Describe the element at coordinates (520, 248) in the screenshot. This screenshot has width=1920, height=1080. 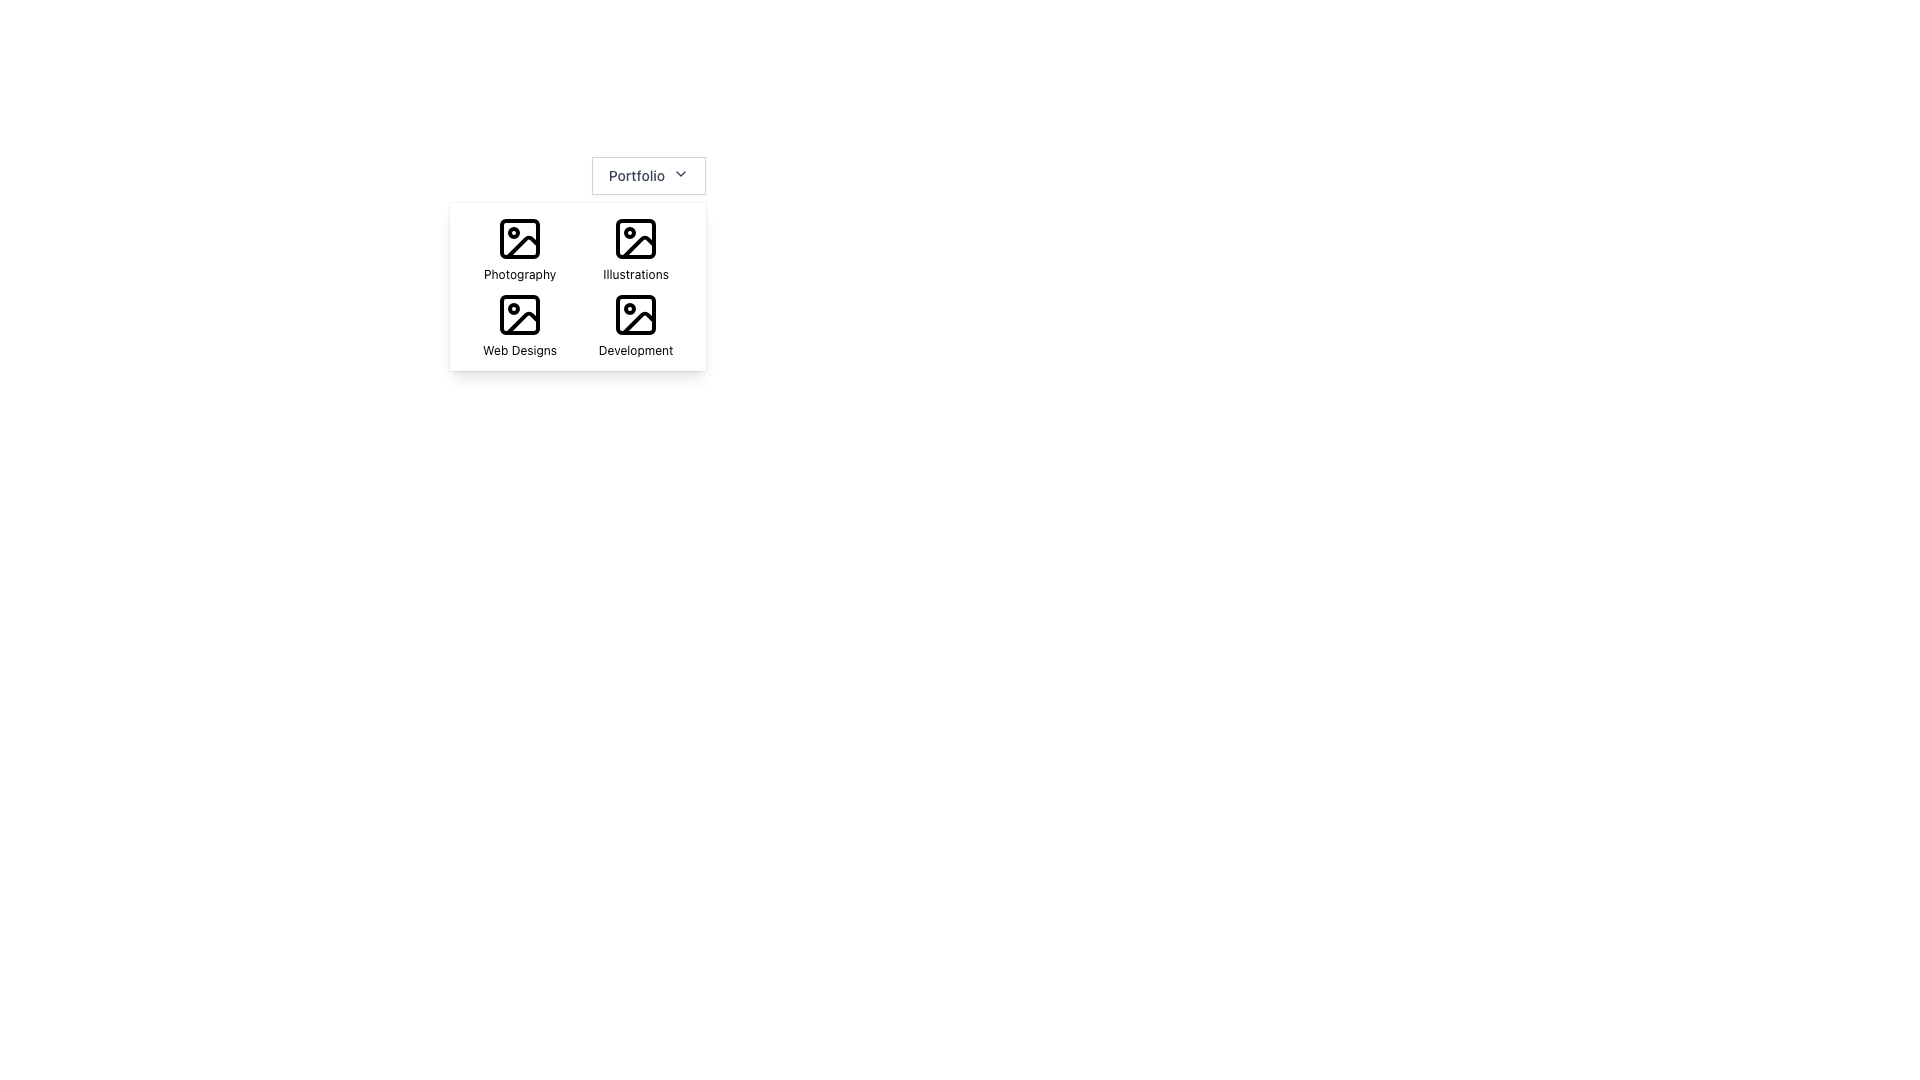
I see `the Photography category card icon, which features a simplistic black and white photo icon above the word 'Photography' in a small font, to potentially reveal additional information` at that location.